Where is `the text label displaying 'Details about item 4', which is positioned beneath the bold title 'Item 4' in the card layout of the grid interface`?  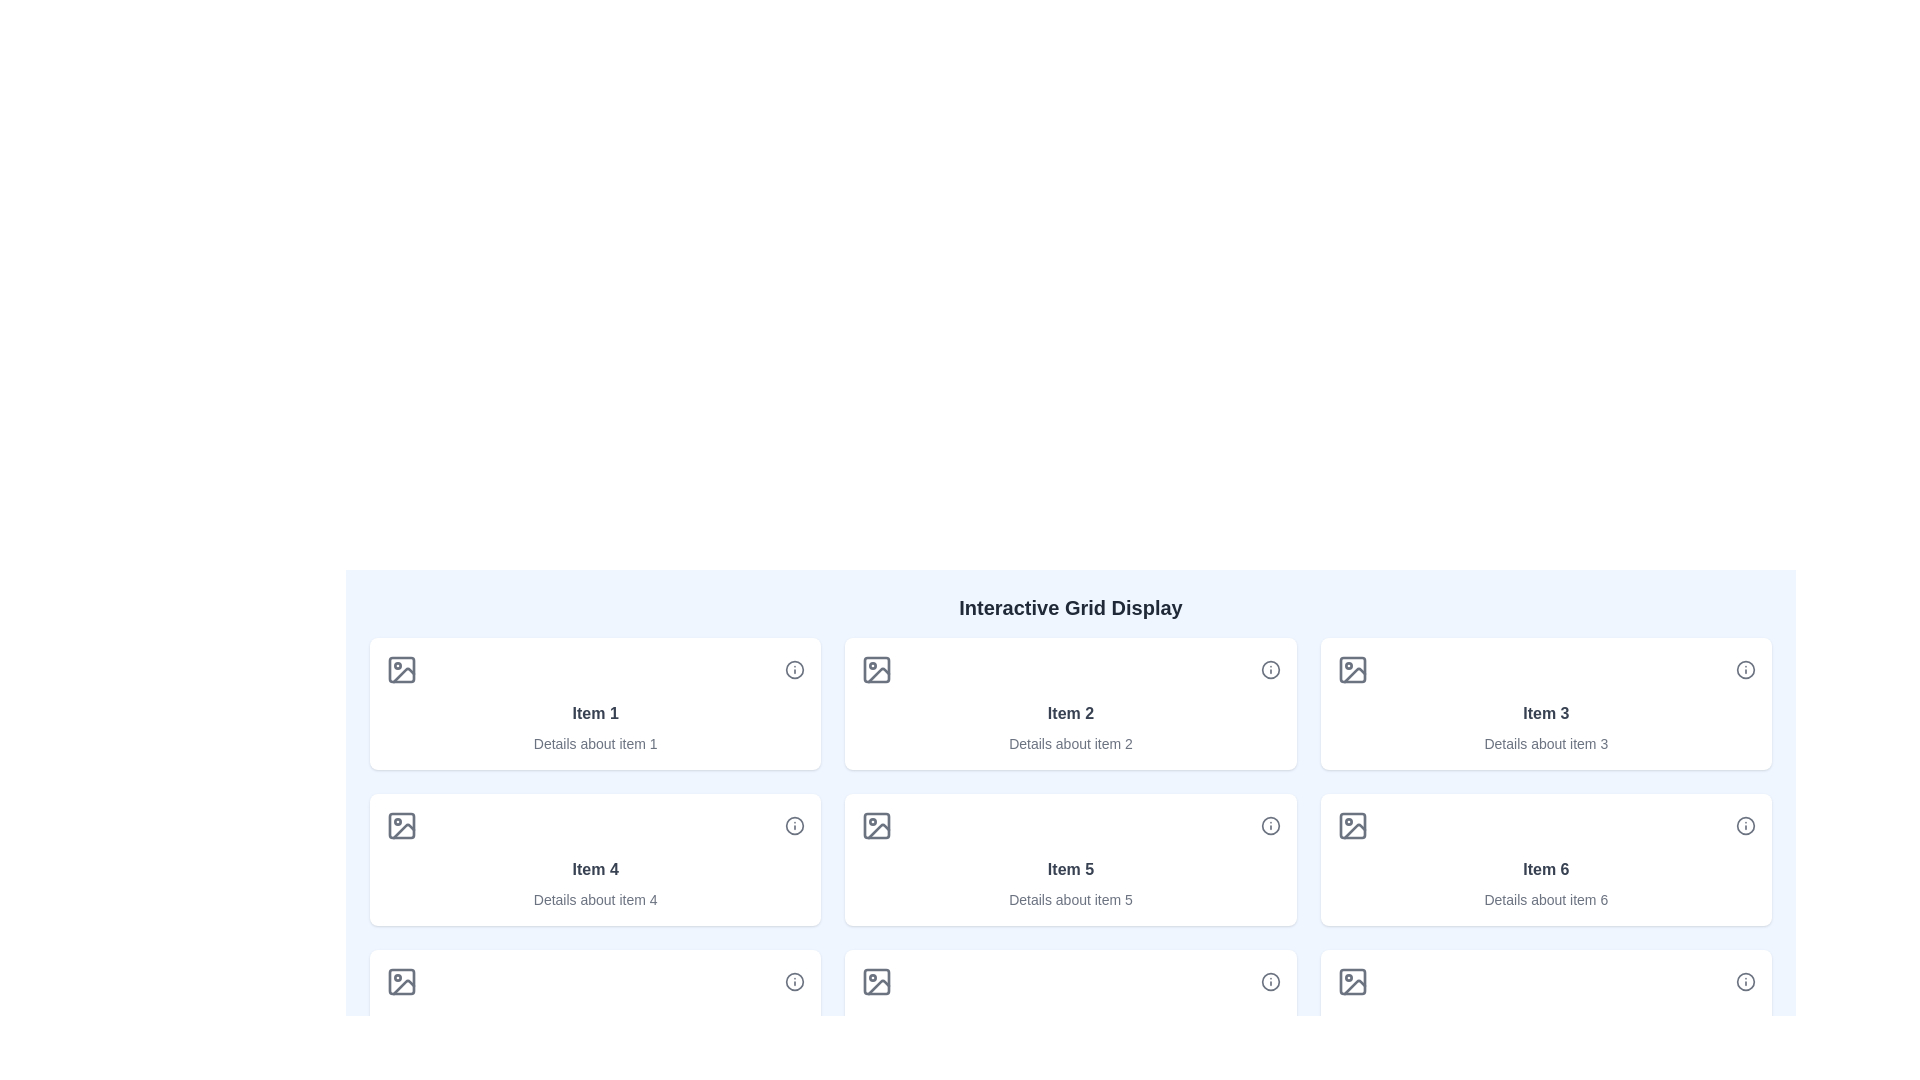
the text label displaying 'Details about item 4', which is positioned beneath the bold title 'Item 4' in the card layout of the grid interface is located at coordinates (594, 898).